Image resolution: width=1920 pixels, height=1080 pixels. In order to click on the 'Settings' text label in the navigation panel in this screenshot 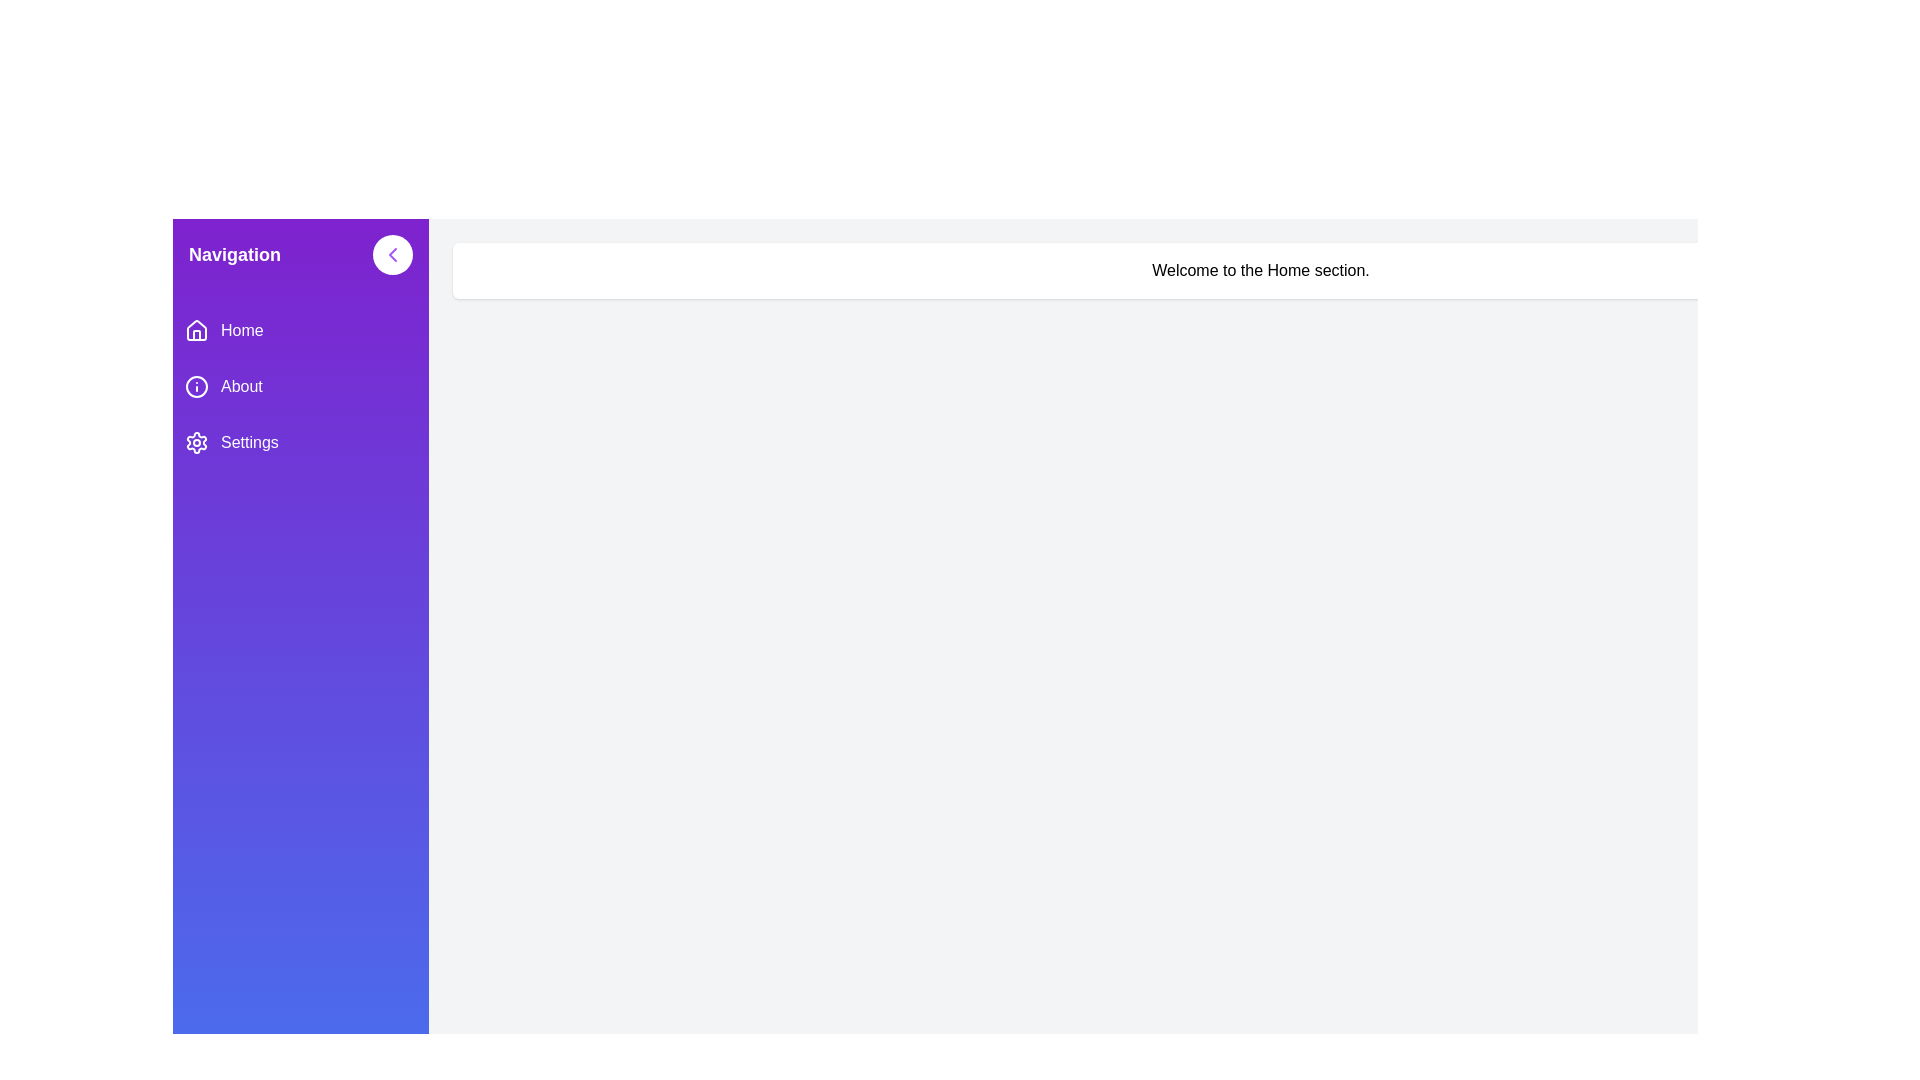, I will do `click(248, 442)`.